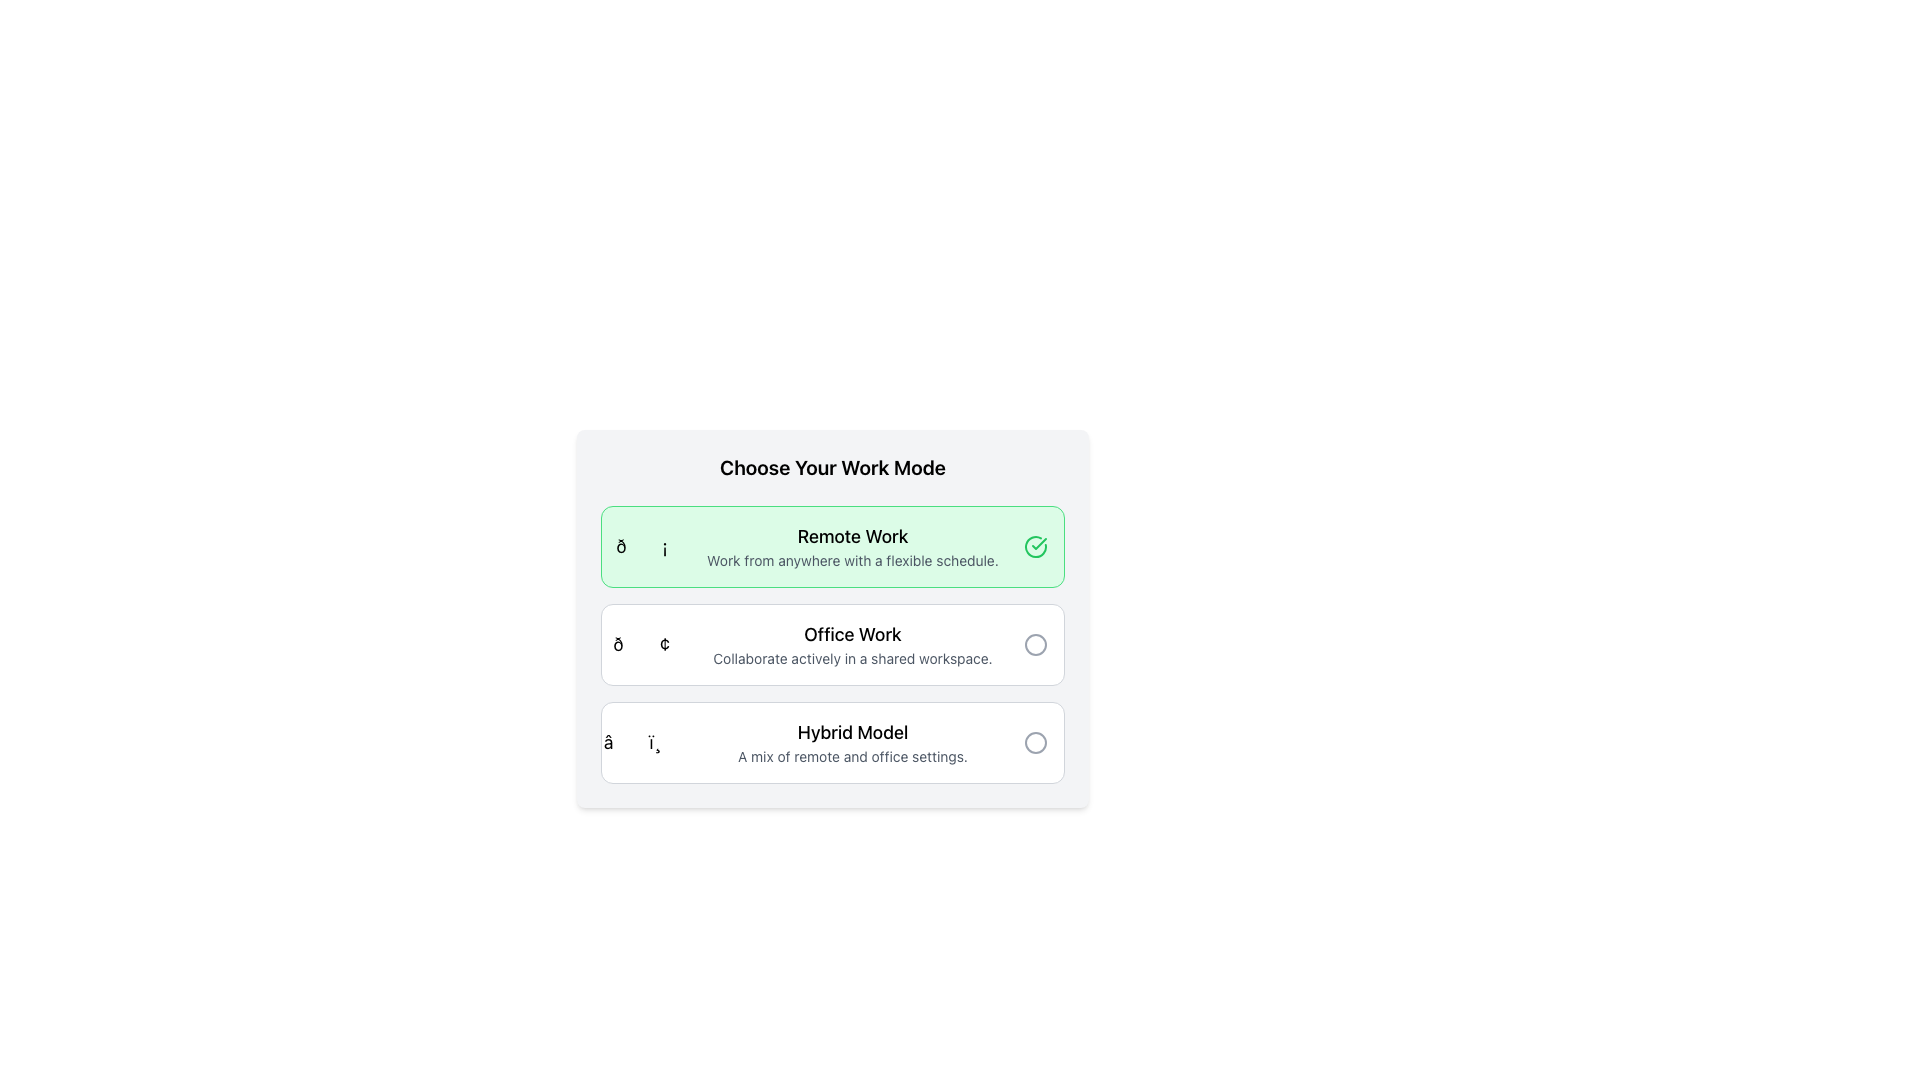  What do you see at coordinates (833, 644) in the screenshot?
I see `the second radio button option for 'Office Work'` at bounding box center [833, 644].